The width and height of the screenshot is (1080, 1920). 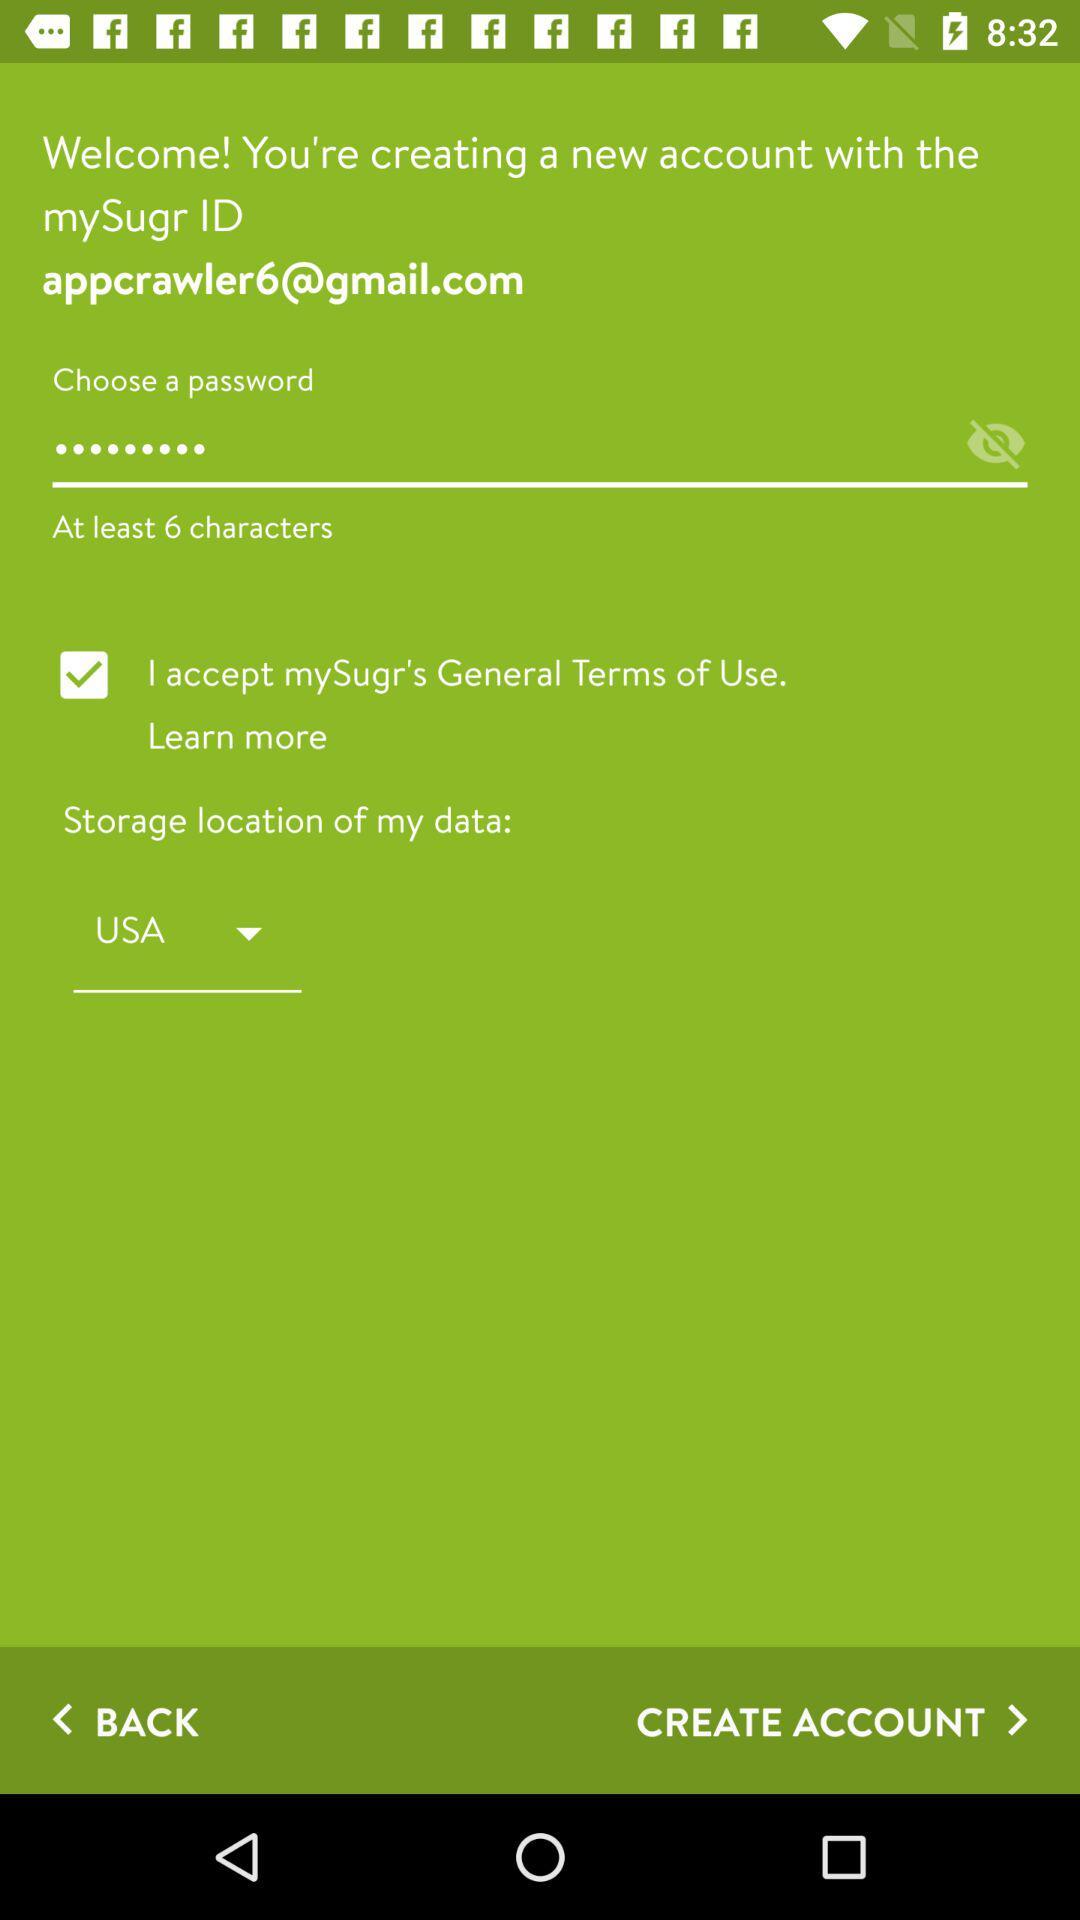 What do you see at coordinates (995, 444) in the screenshot?
I see `hide/view password` at bounding box center [995, 444].